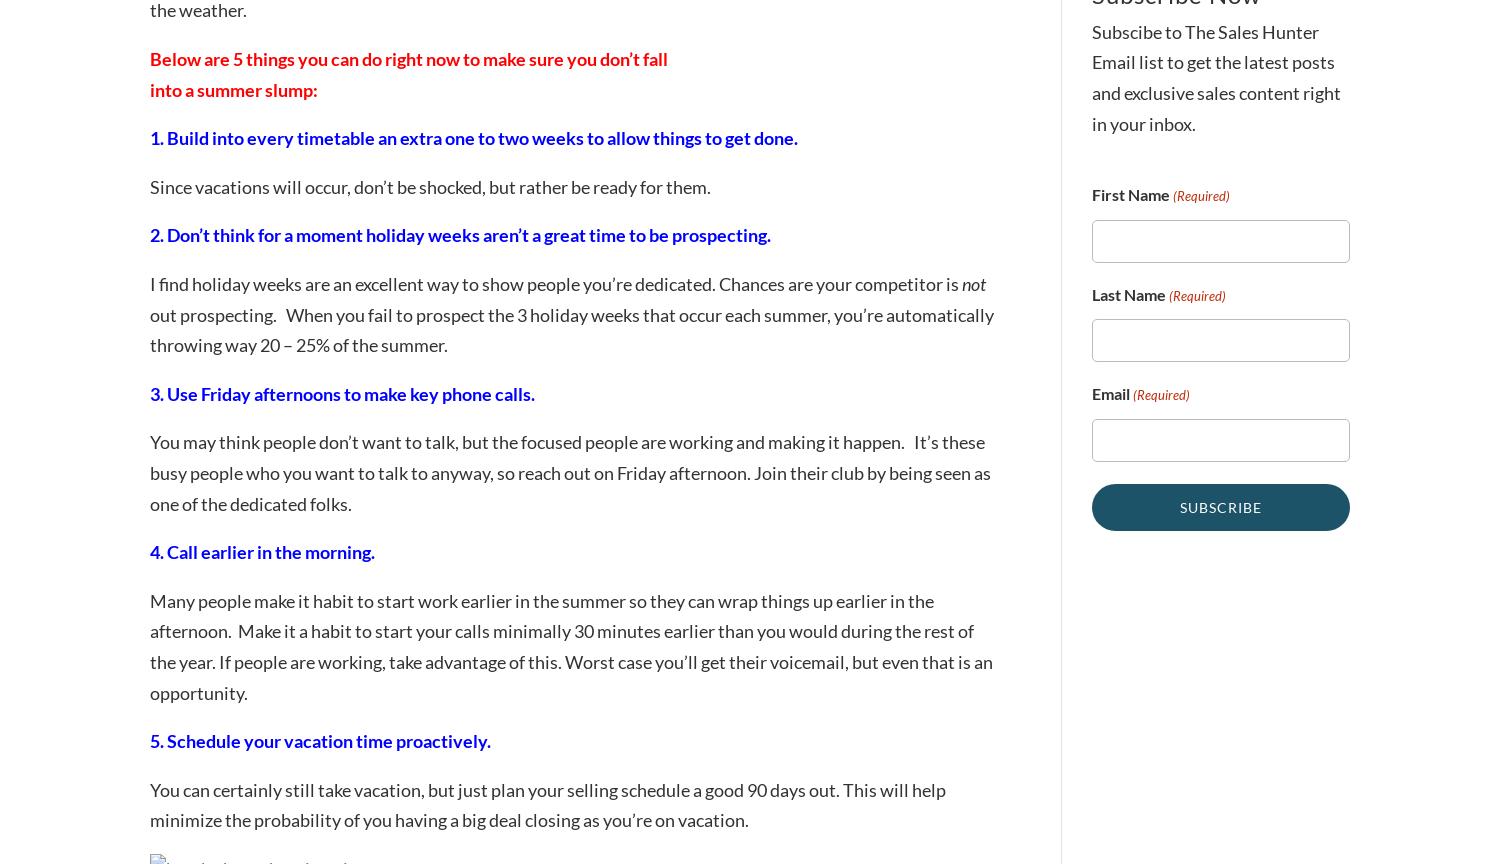  I want to click on 'Last Name', so click(1091, 293).